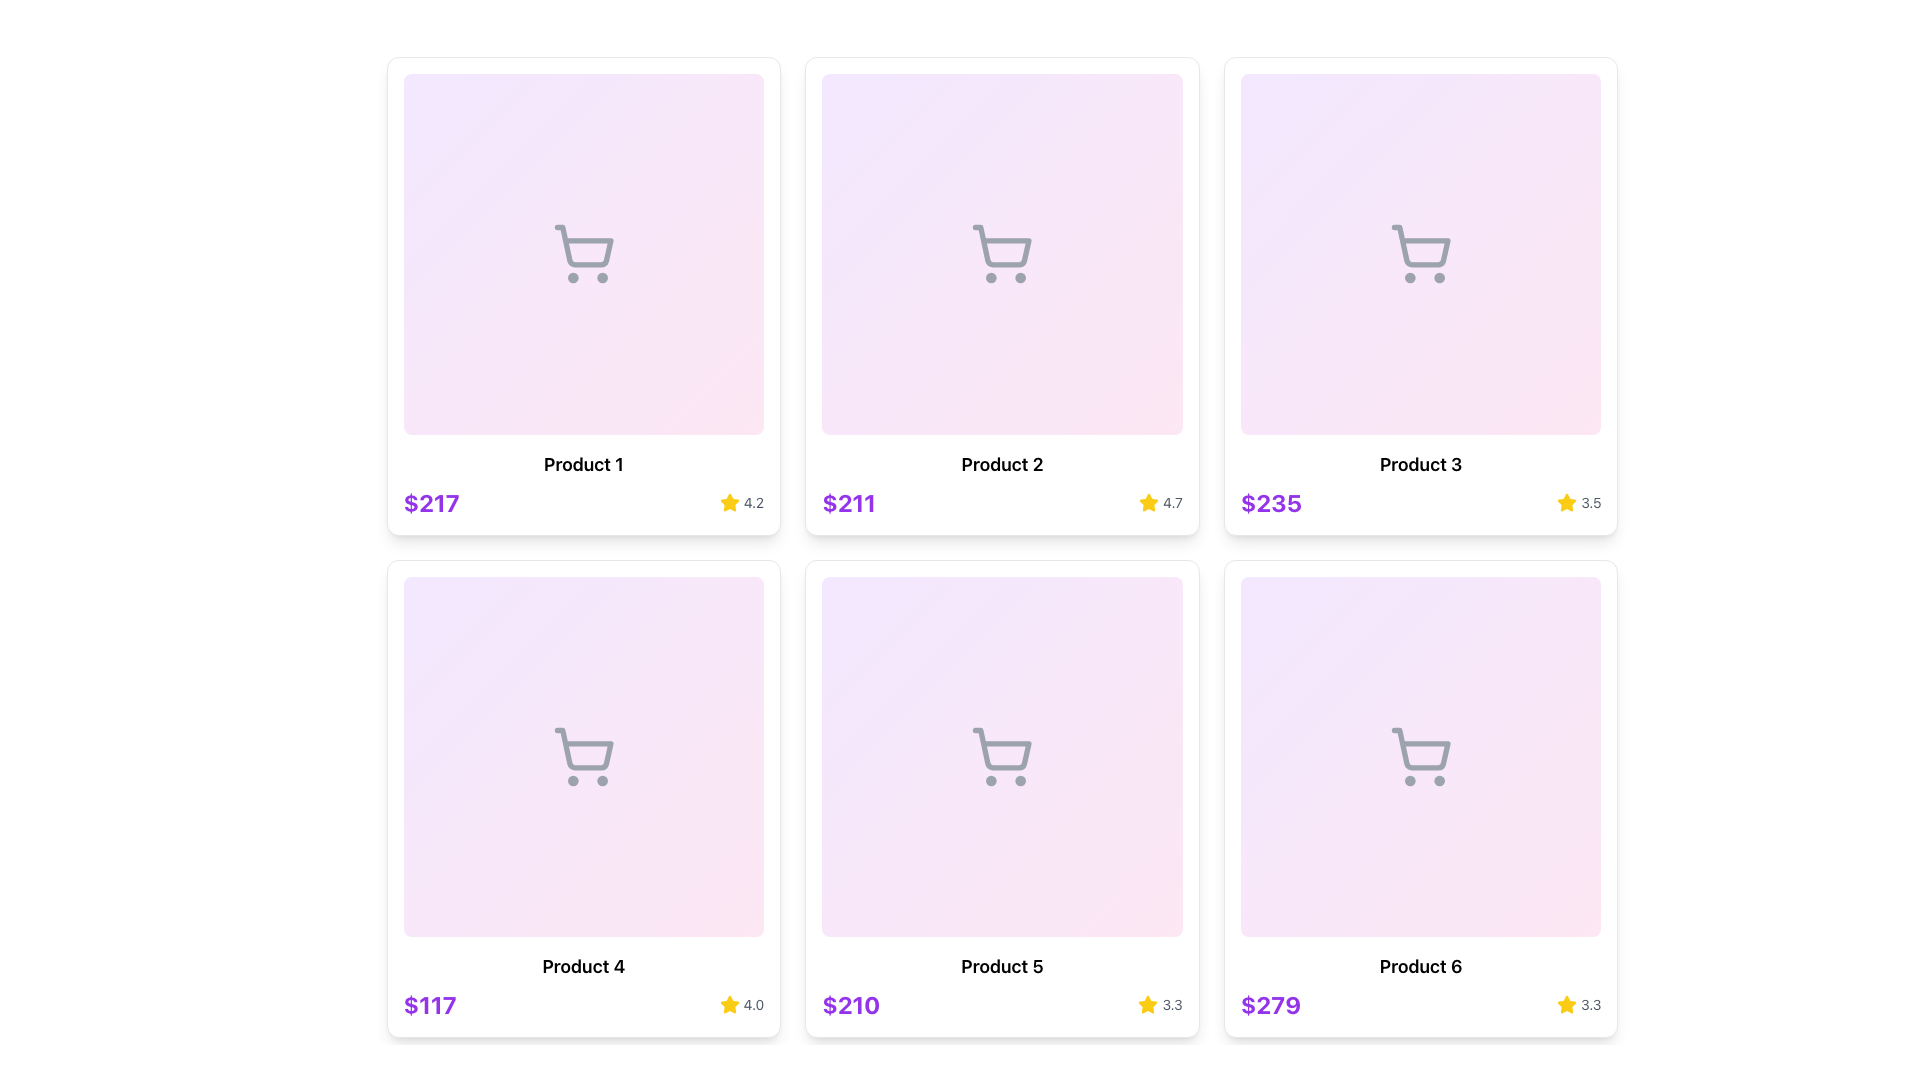 This screenshot has width=1920, height=1080. I want to click on the bold numeric text displaying the price '$217' in purple color, located in the bottom-left section of the card titled 'Product 1', so click(430, 501).